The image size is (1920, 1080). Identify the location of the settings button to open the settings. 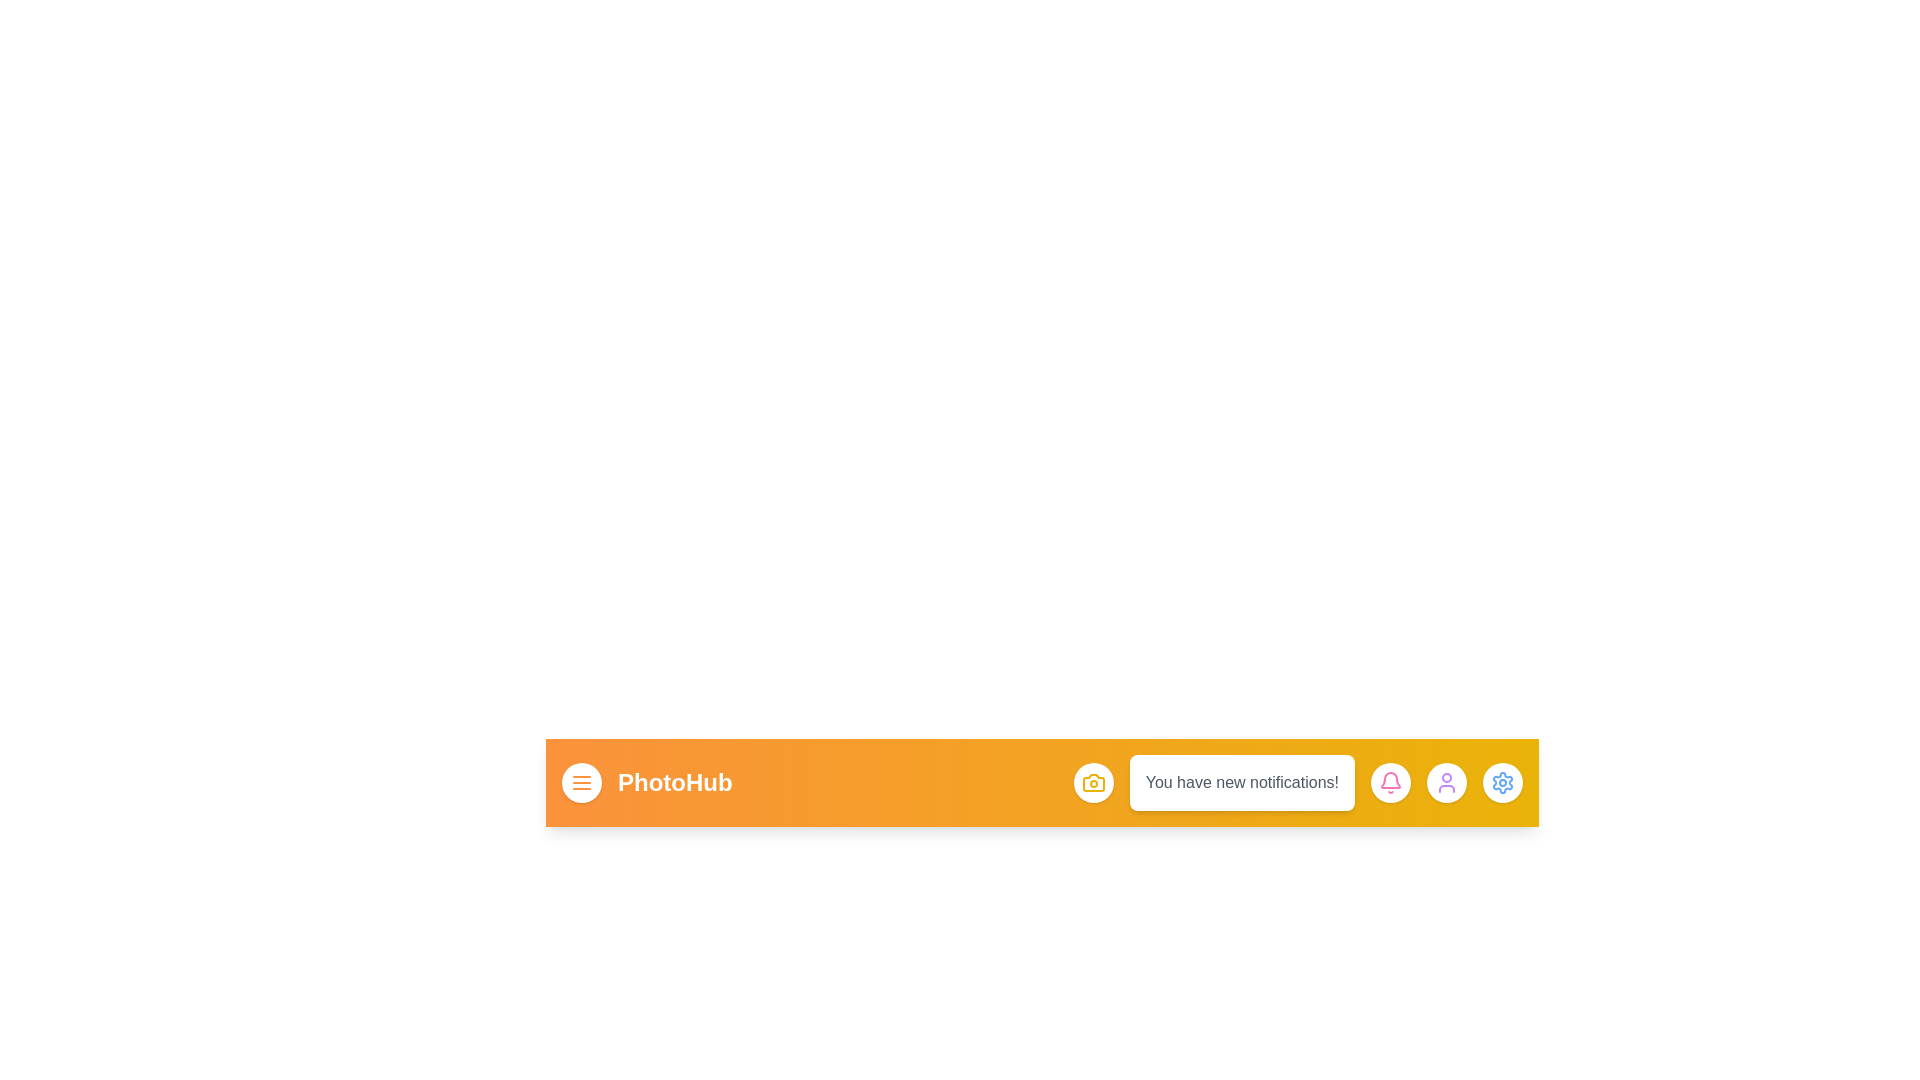
(1502, 782).